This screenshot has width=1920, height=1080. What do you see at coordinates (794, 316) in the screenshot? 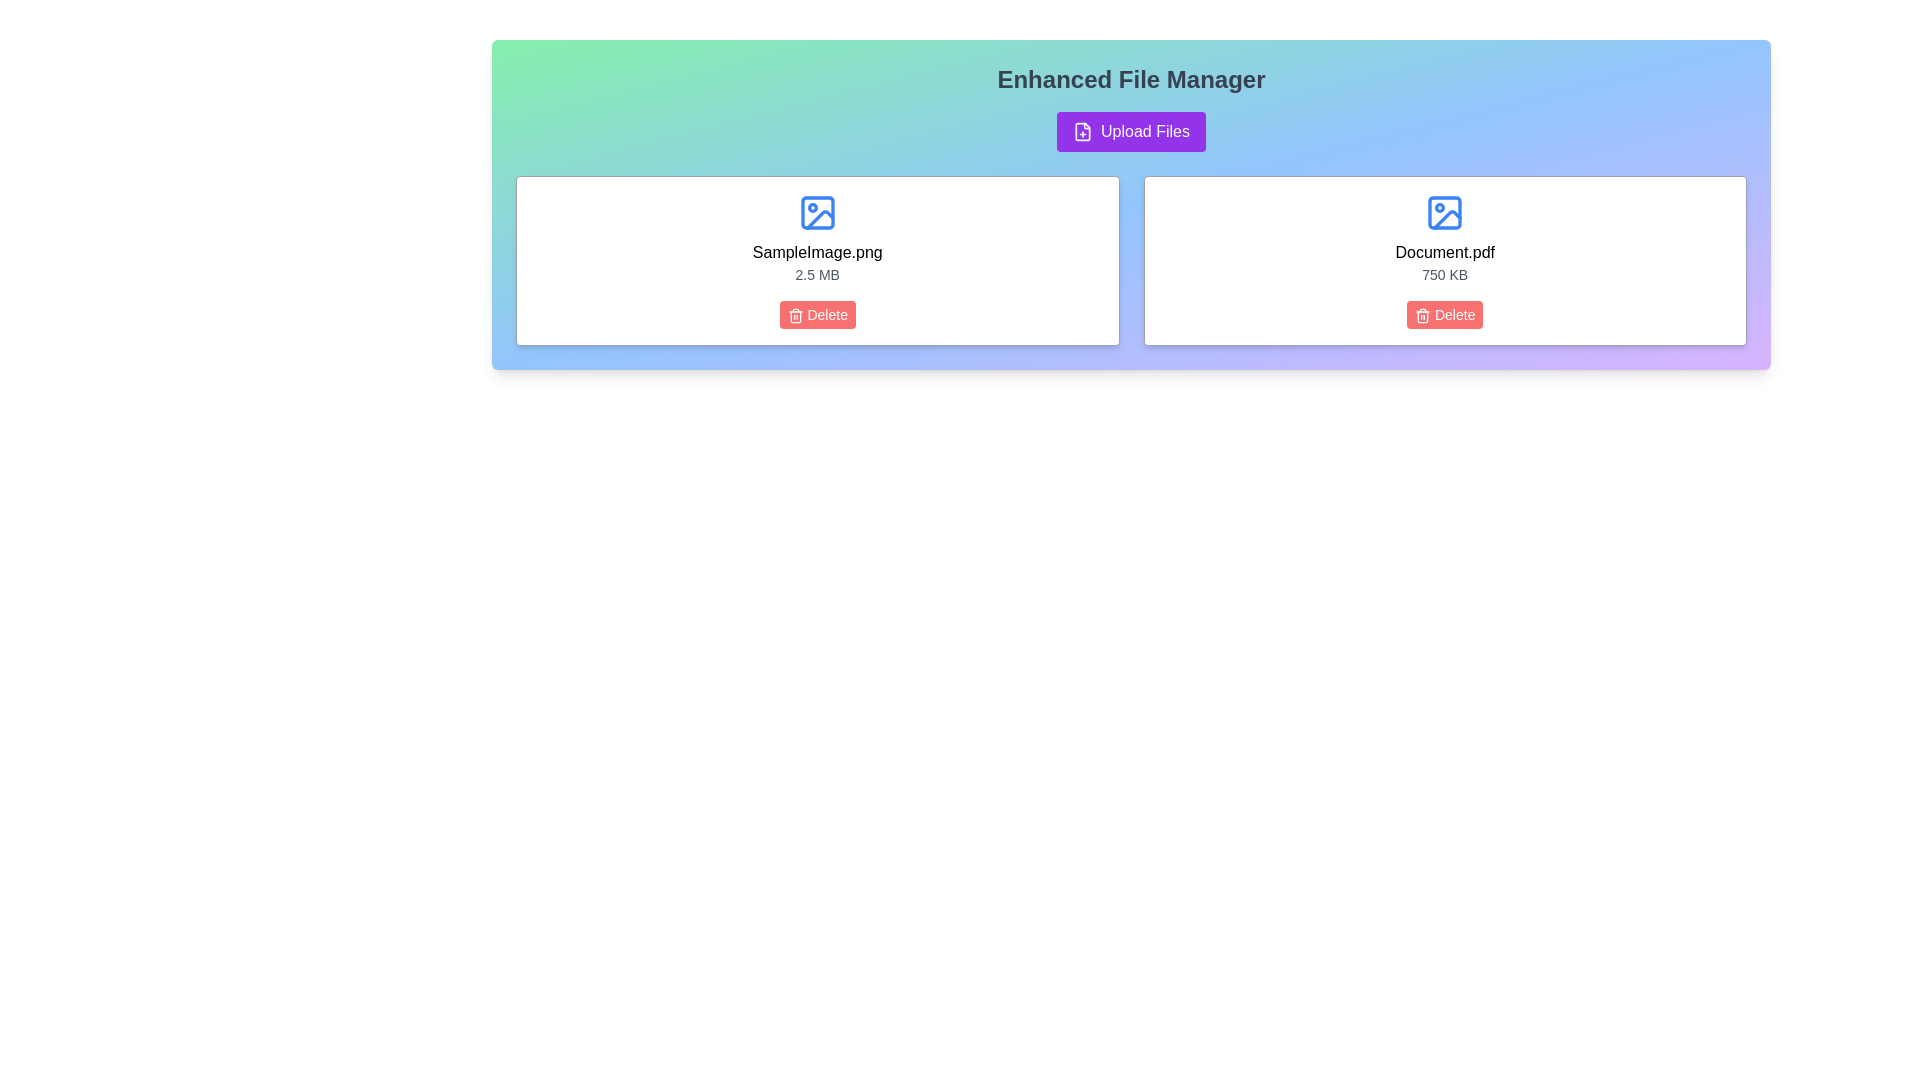
I see `the vertical lines of the trash can icon` at bounding box center [794, 316].